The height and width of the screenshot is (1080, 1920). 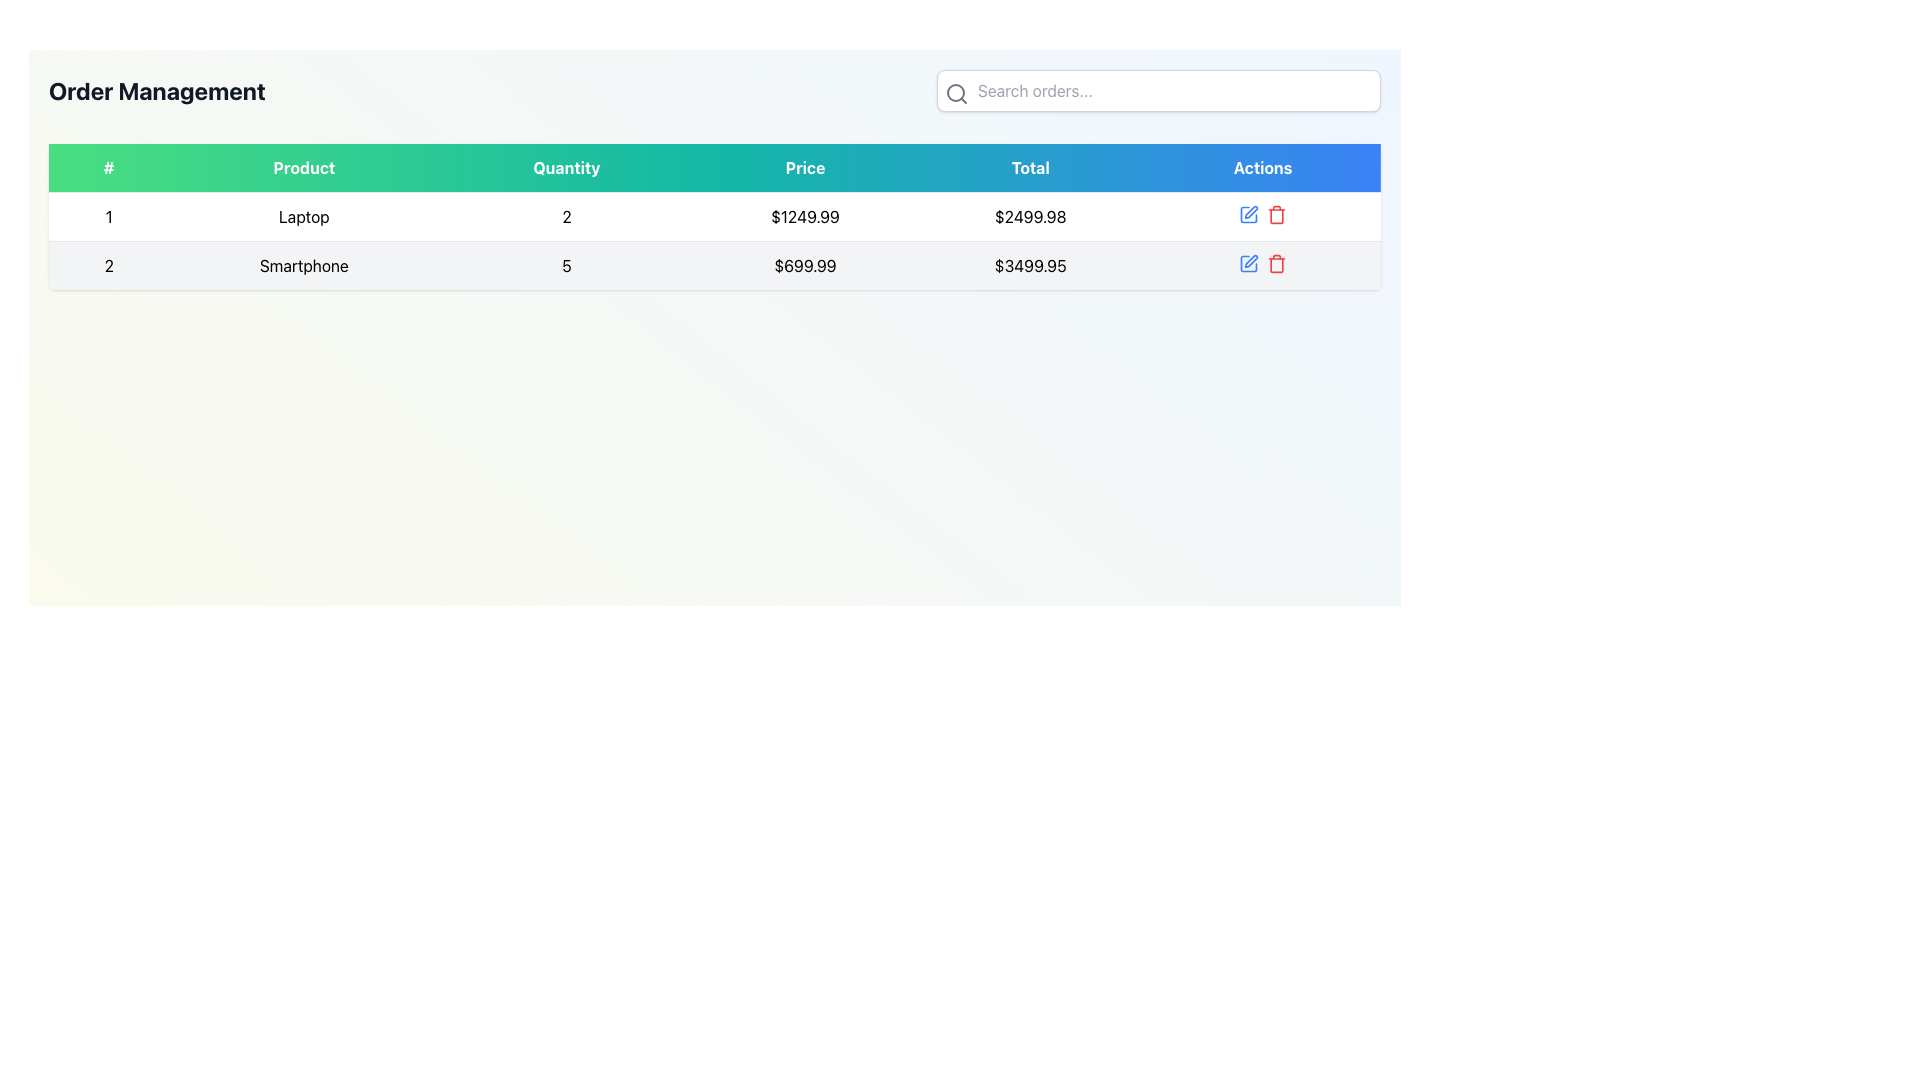 What do you see at coordinates (1250, 212) in the screenshot?
I see `the edit icon located in the 'Actions' column of the second row of the table` at bounding box center [1250, 212].